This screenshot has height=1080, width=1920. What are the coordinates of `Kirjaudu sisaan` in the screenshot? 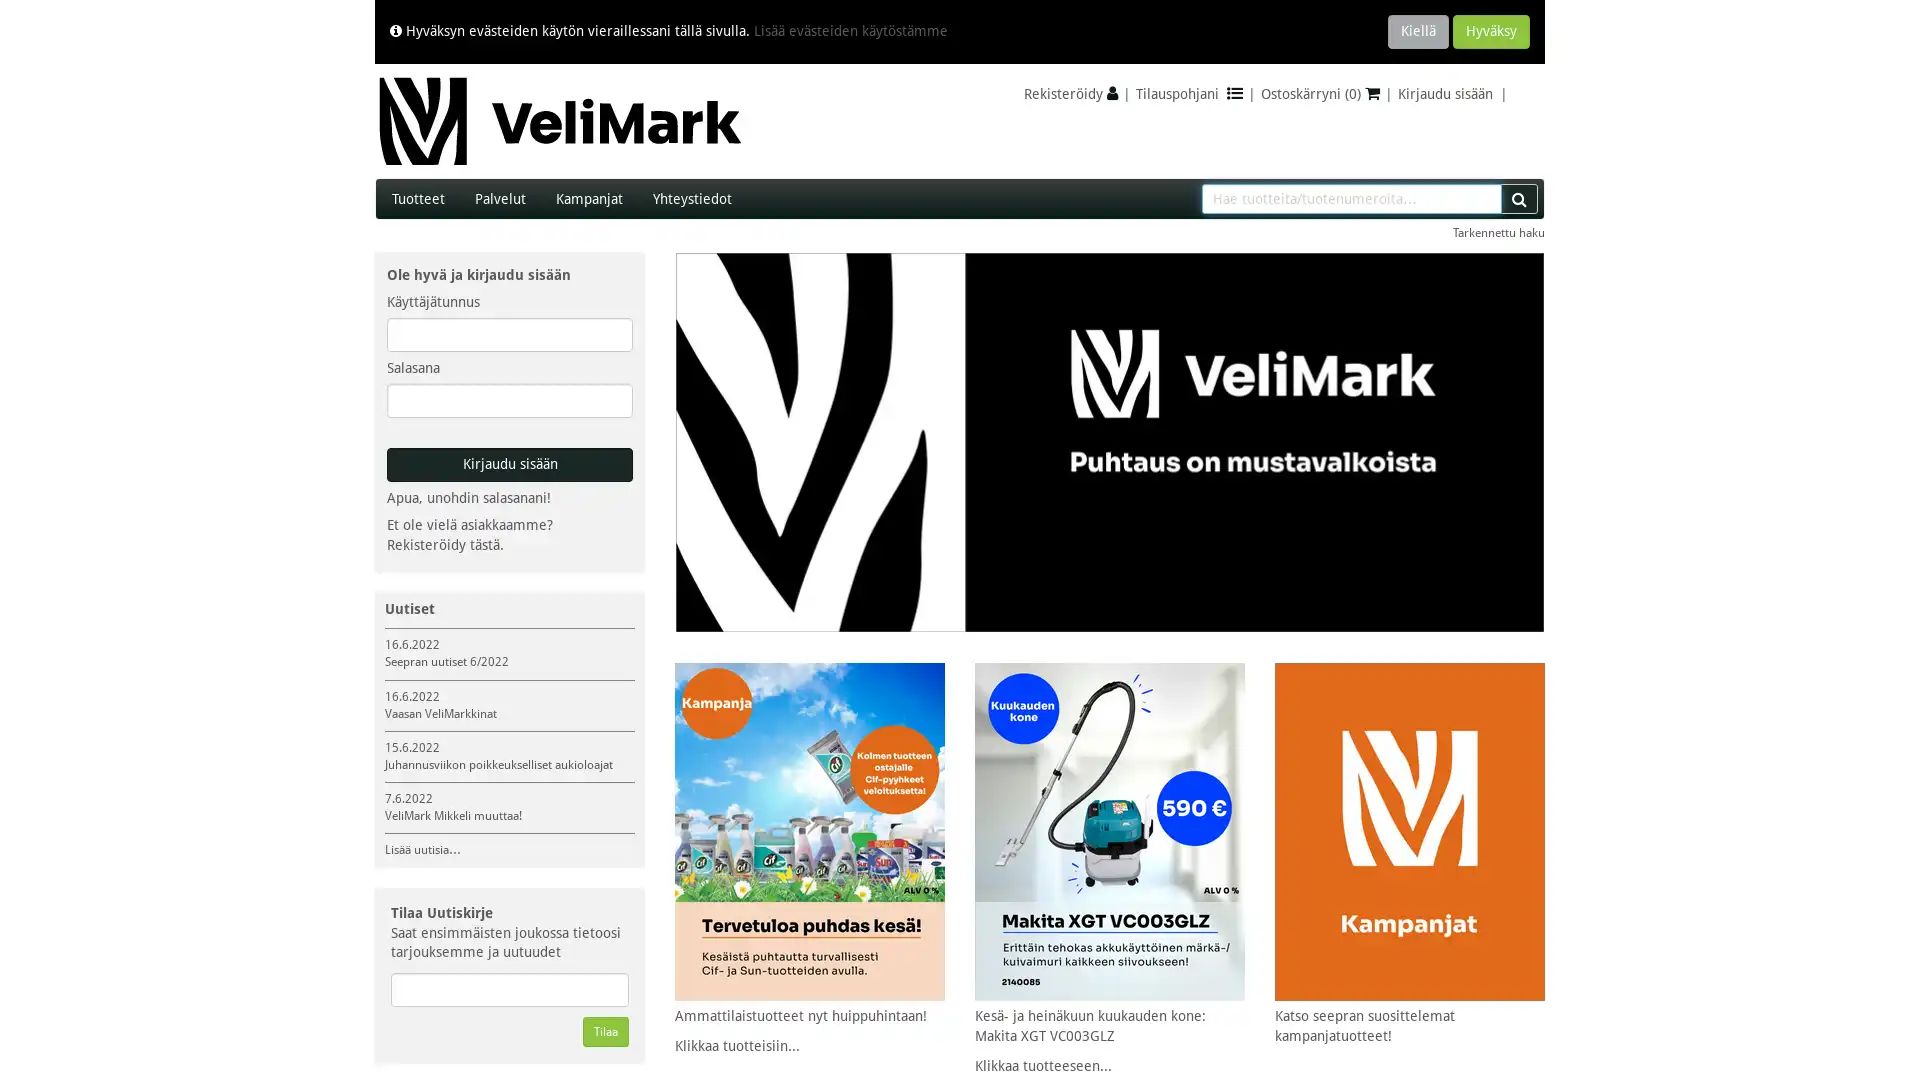 It's located at (509, 465).